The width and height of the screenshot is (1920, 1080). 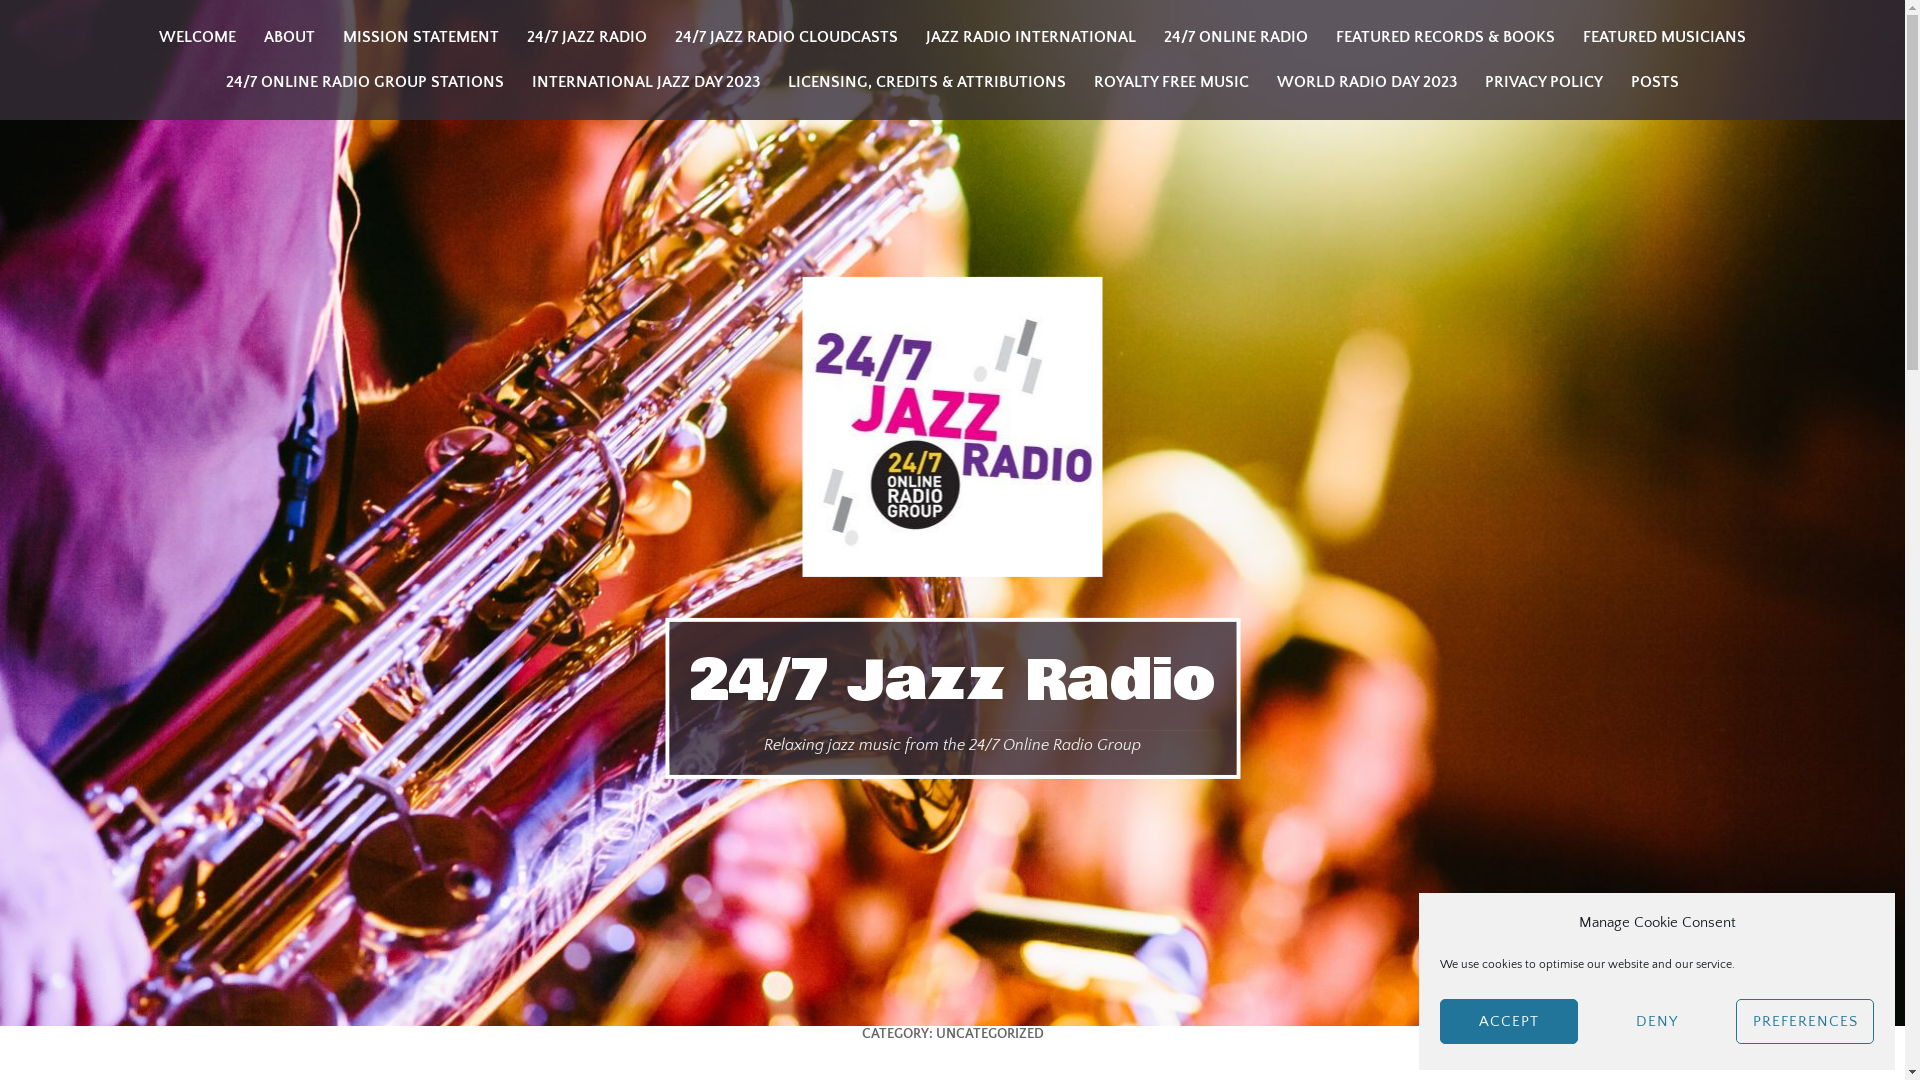 What do you see at coordinates (585, 37) in the screenshot?
I see `'24/7 JAZZ RADIO'` at bounding box center [585, 37].